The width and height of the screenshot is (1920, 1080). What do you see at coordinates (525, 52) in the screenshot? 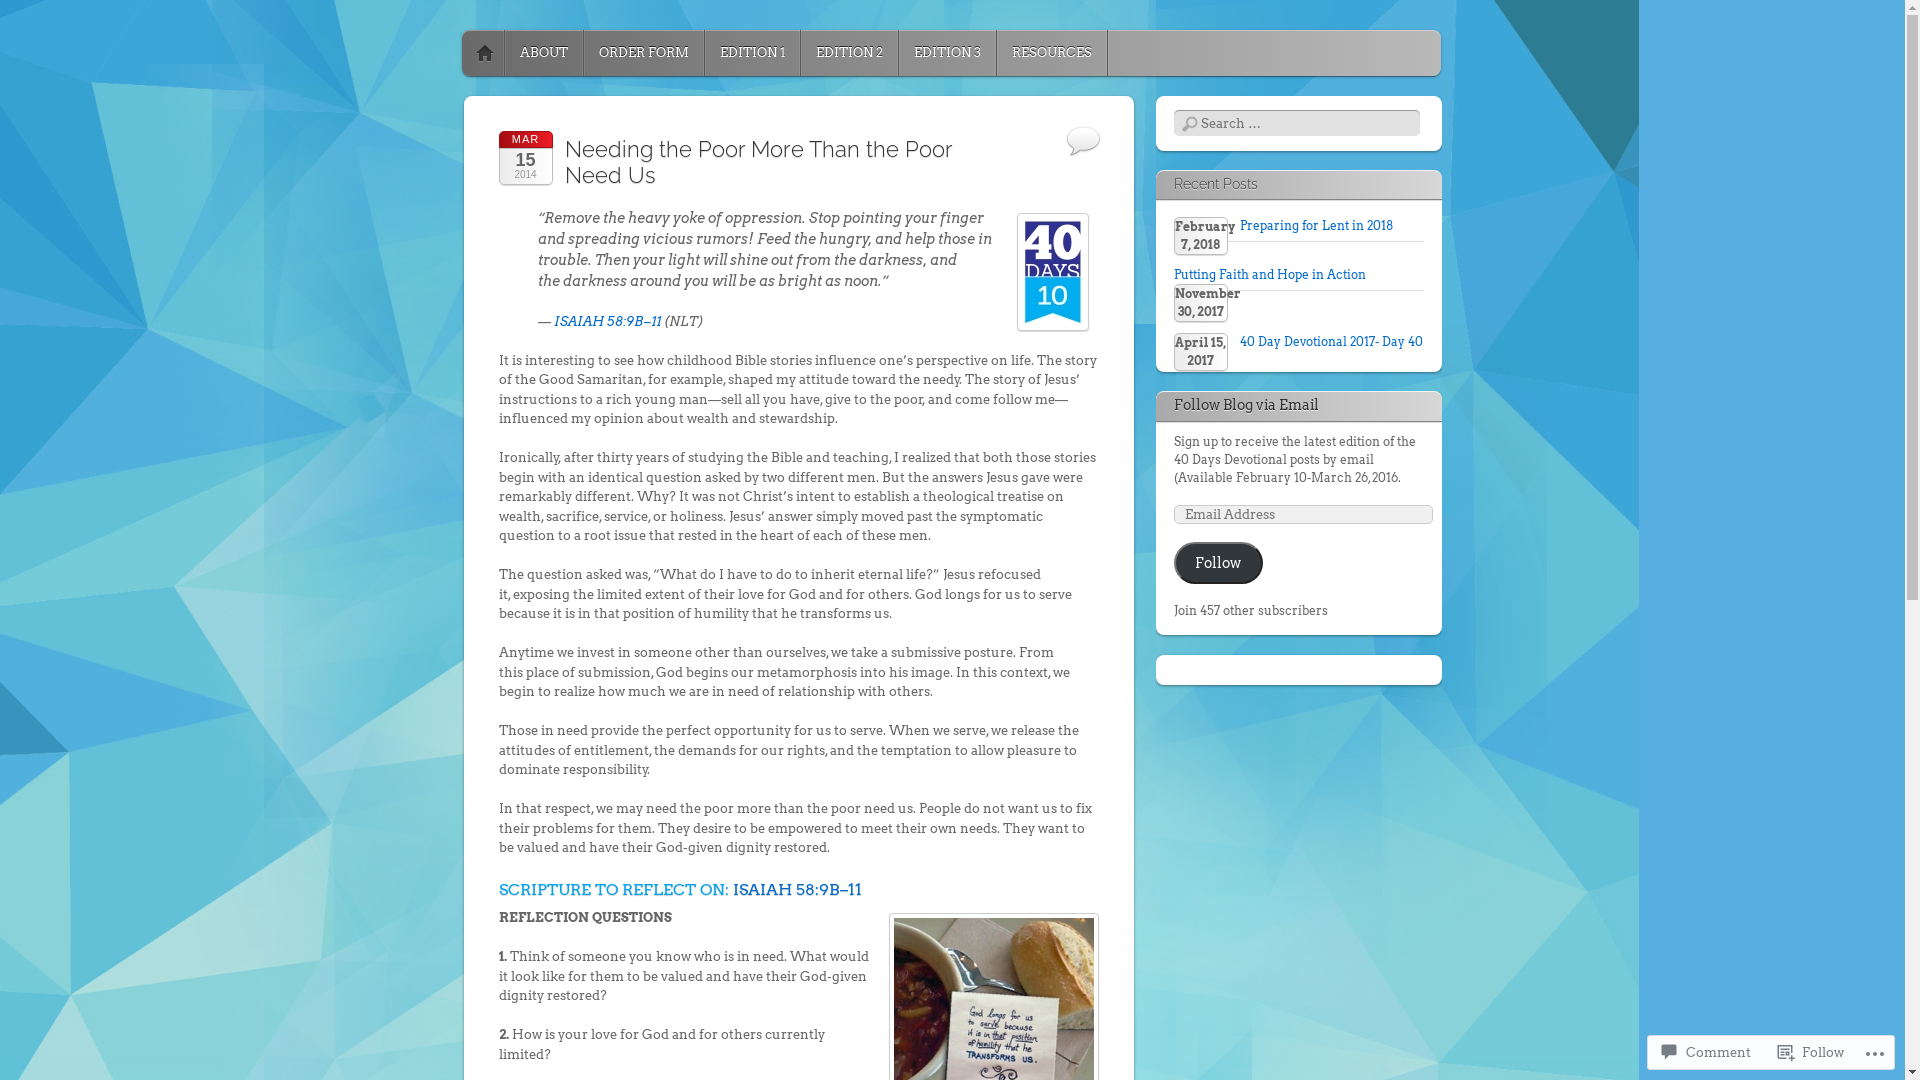
I see `'Skip to content'` at bounding box center [525, 52].